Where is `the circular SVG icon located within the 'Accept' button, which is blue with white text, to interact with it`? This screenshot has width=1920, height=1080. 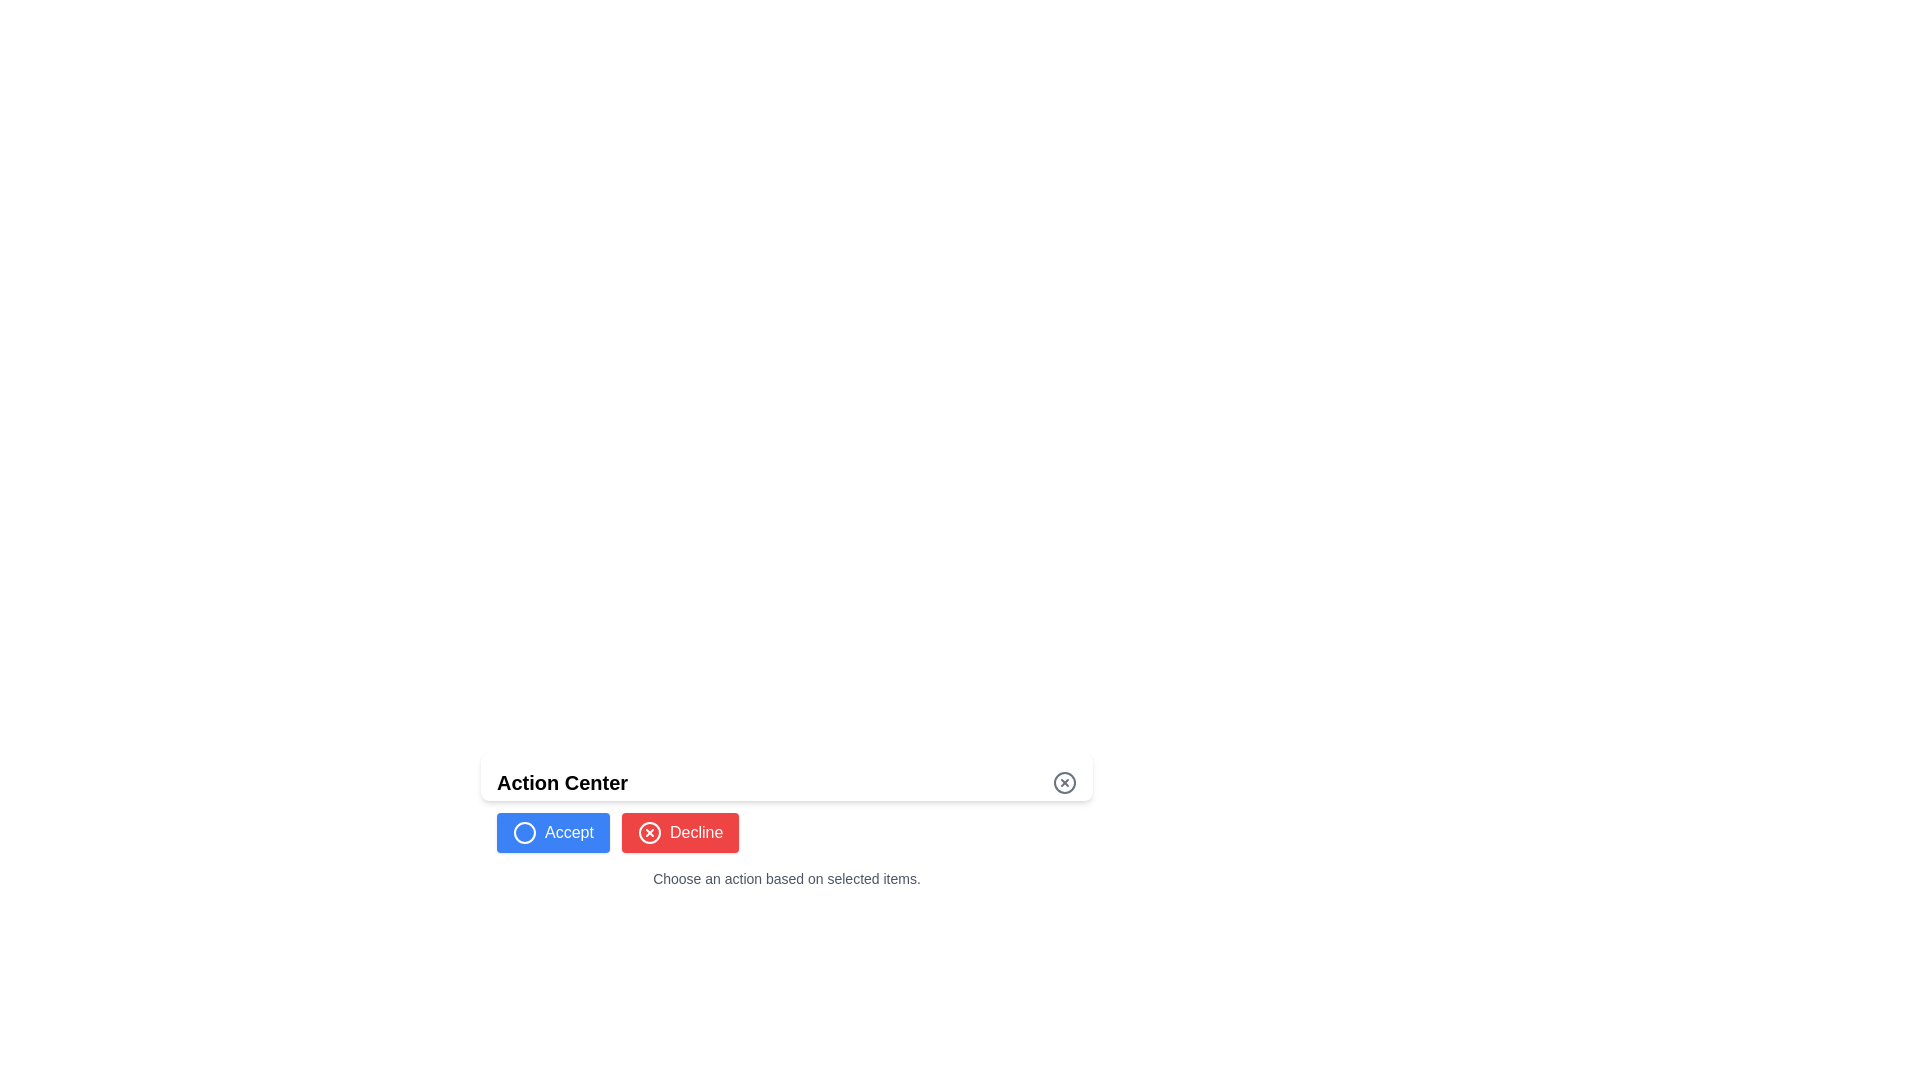
the circular SVG icon located within the 'Accept' button, which is blue with white text, to interact with it is located at coordinates (524, 833).